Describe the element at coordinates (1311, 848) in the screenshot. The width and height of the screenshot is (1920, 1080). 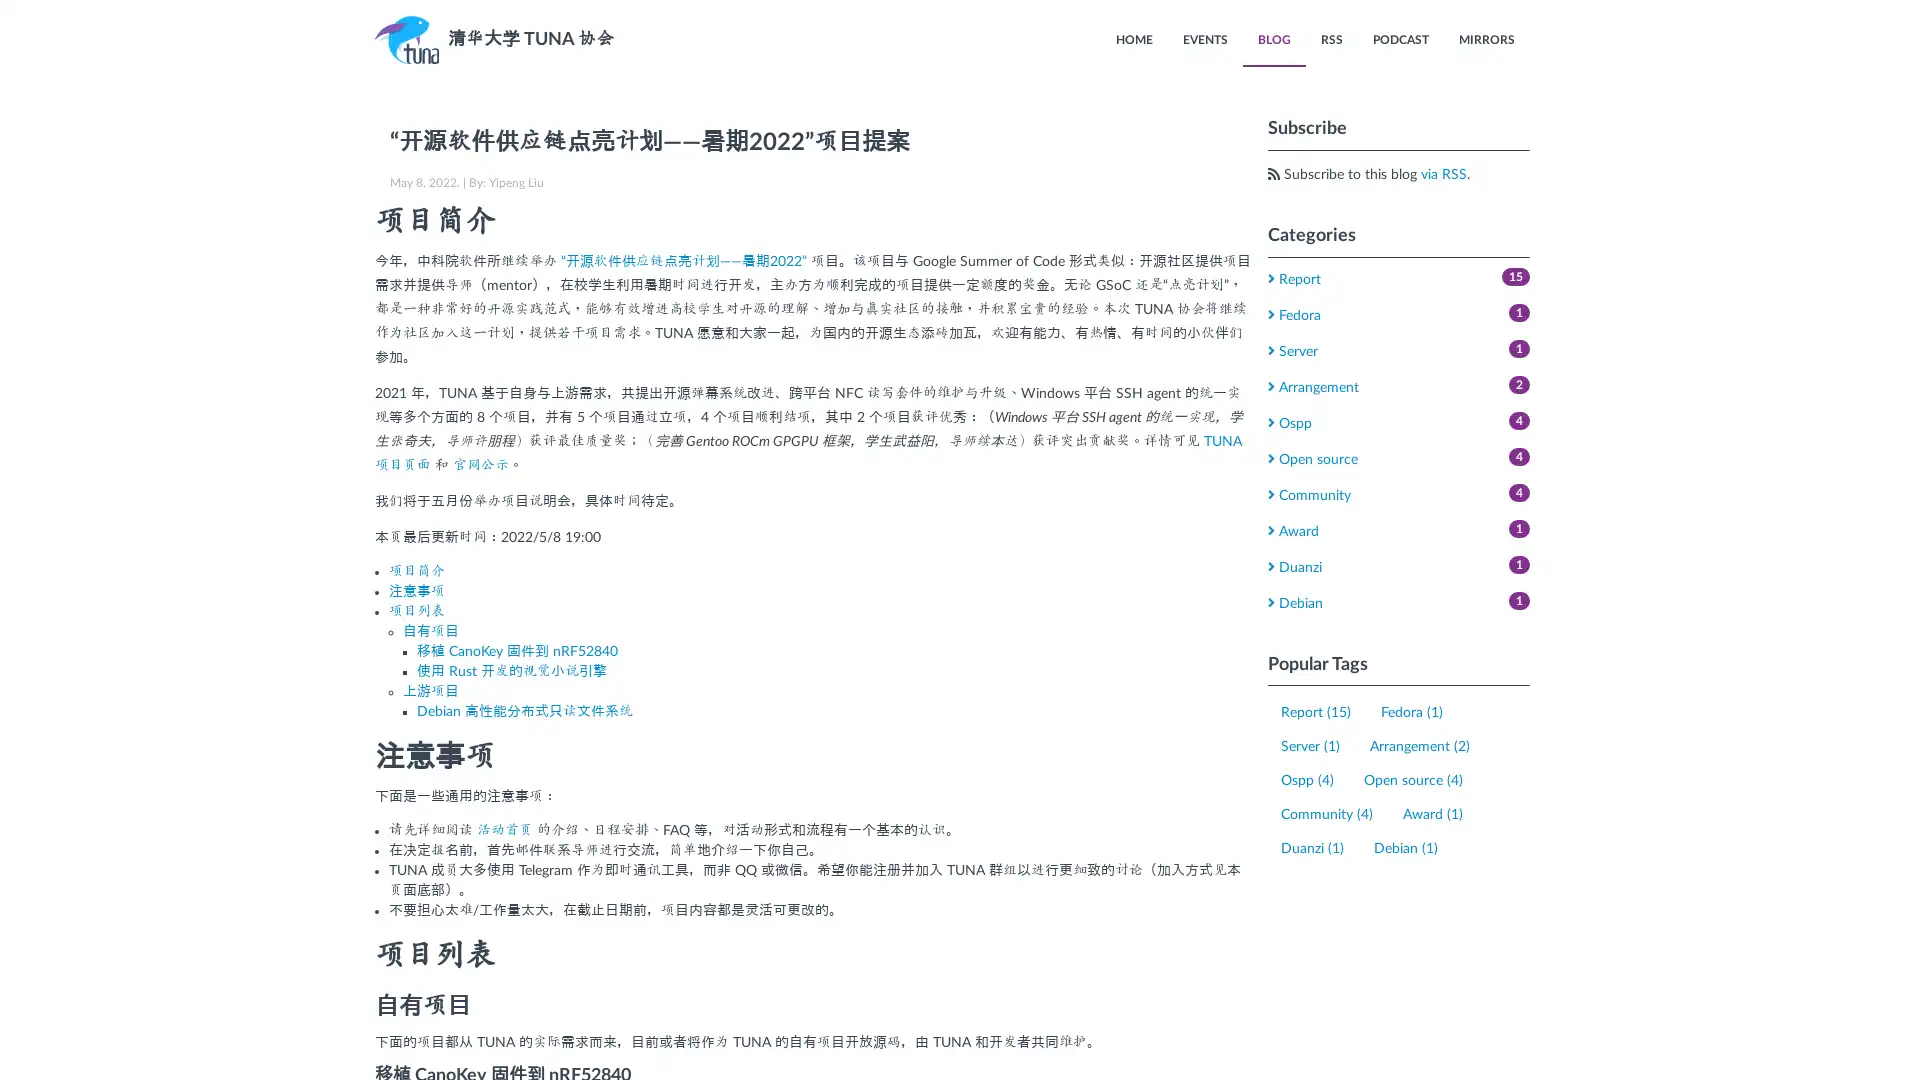
I see `Duanzi (1)` at that location.